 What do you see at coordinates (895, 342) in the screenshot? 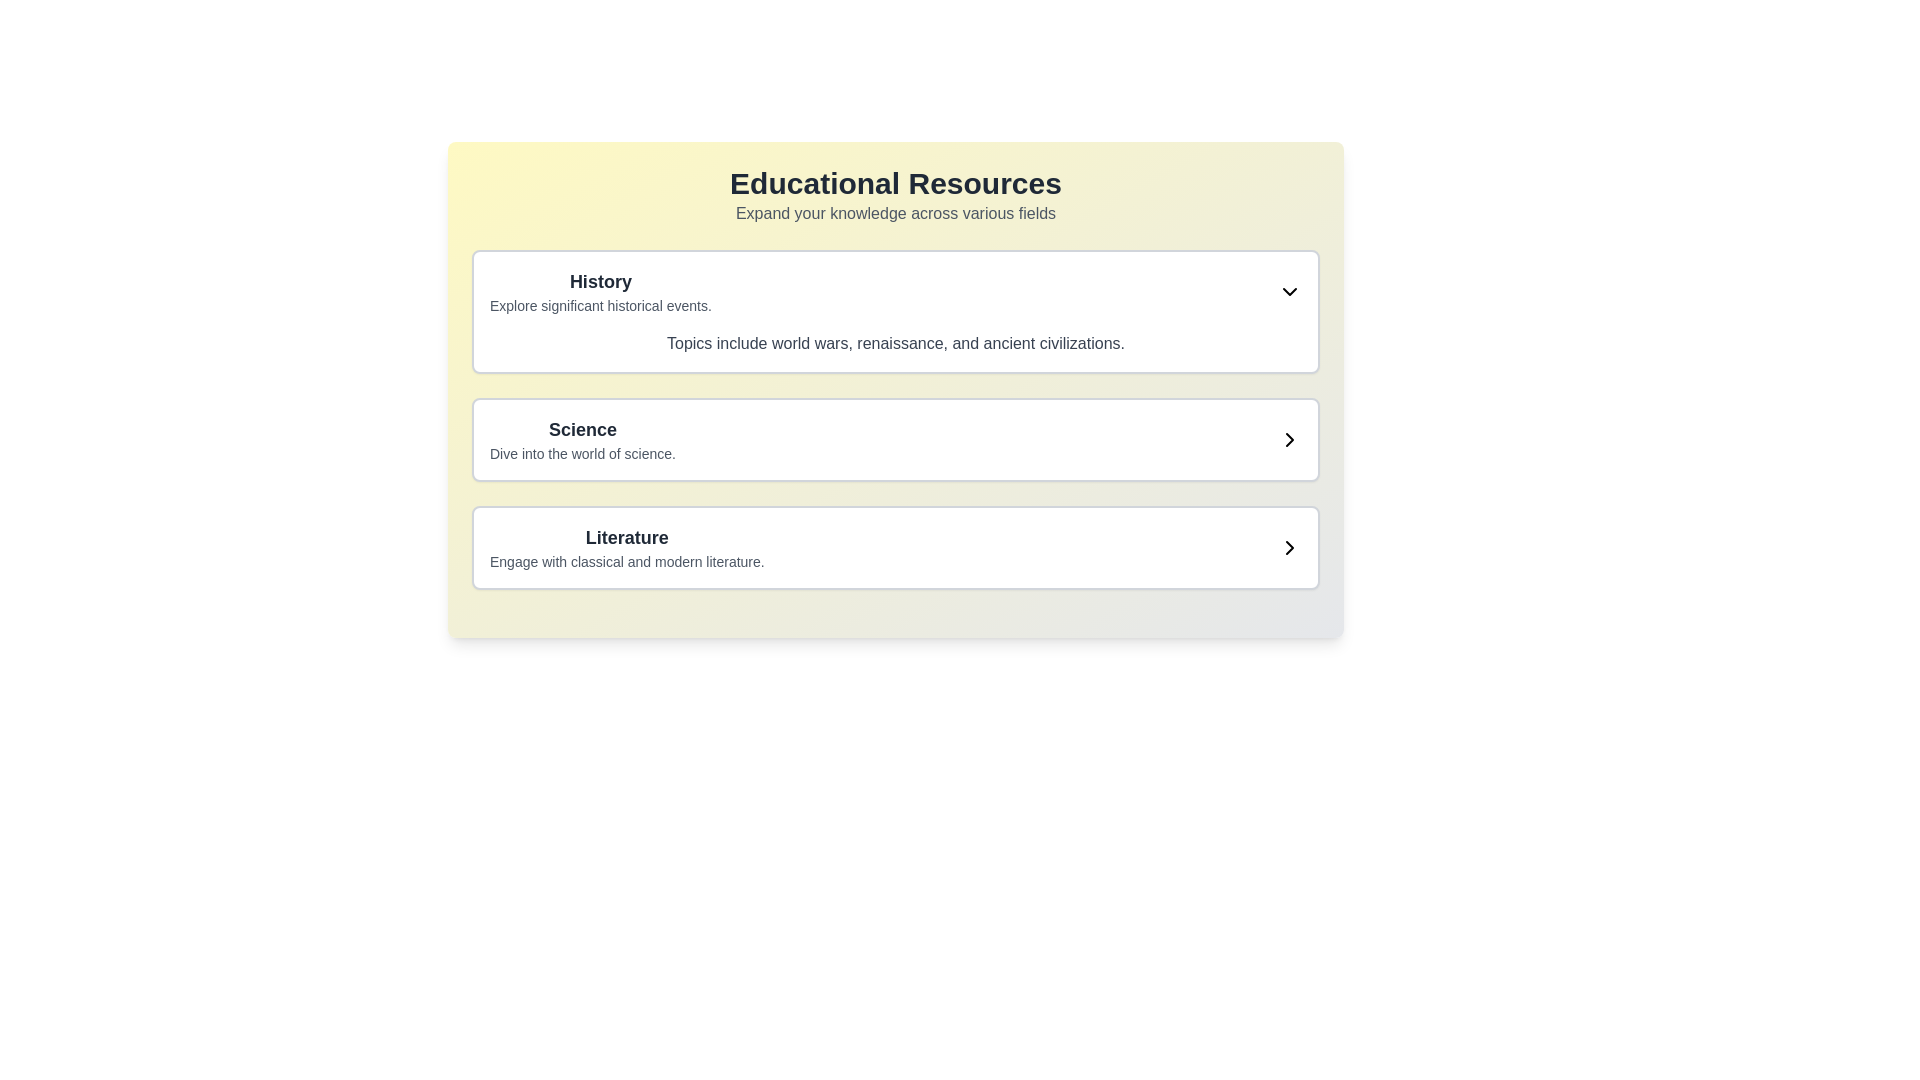
I see `the Static Text element that provides elaboration for the 'History' section, positioned below the bold title 'History'` at bounding box center [895, 342].